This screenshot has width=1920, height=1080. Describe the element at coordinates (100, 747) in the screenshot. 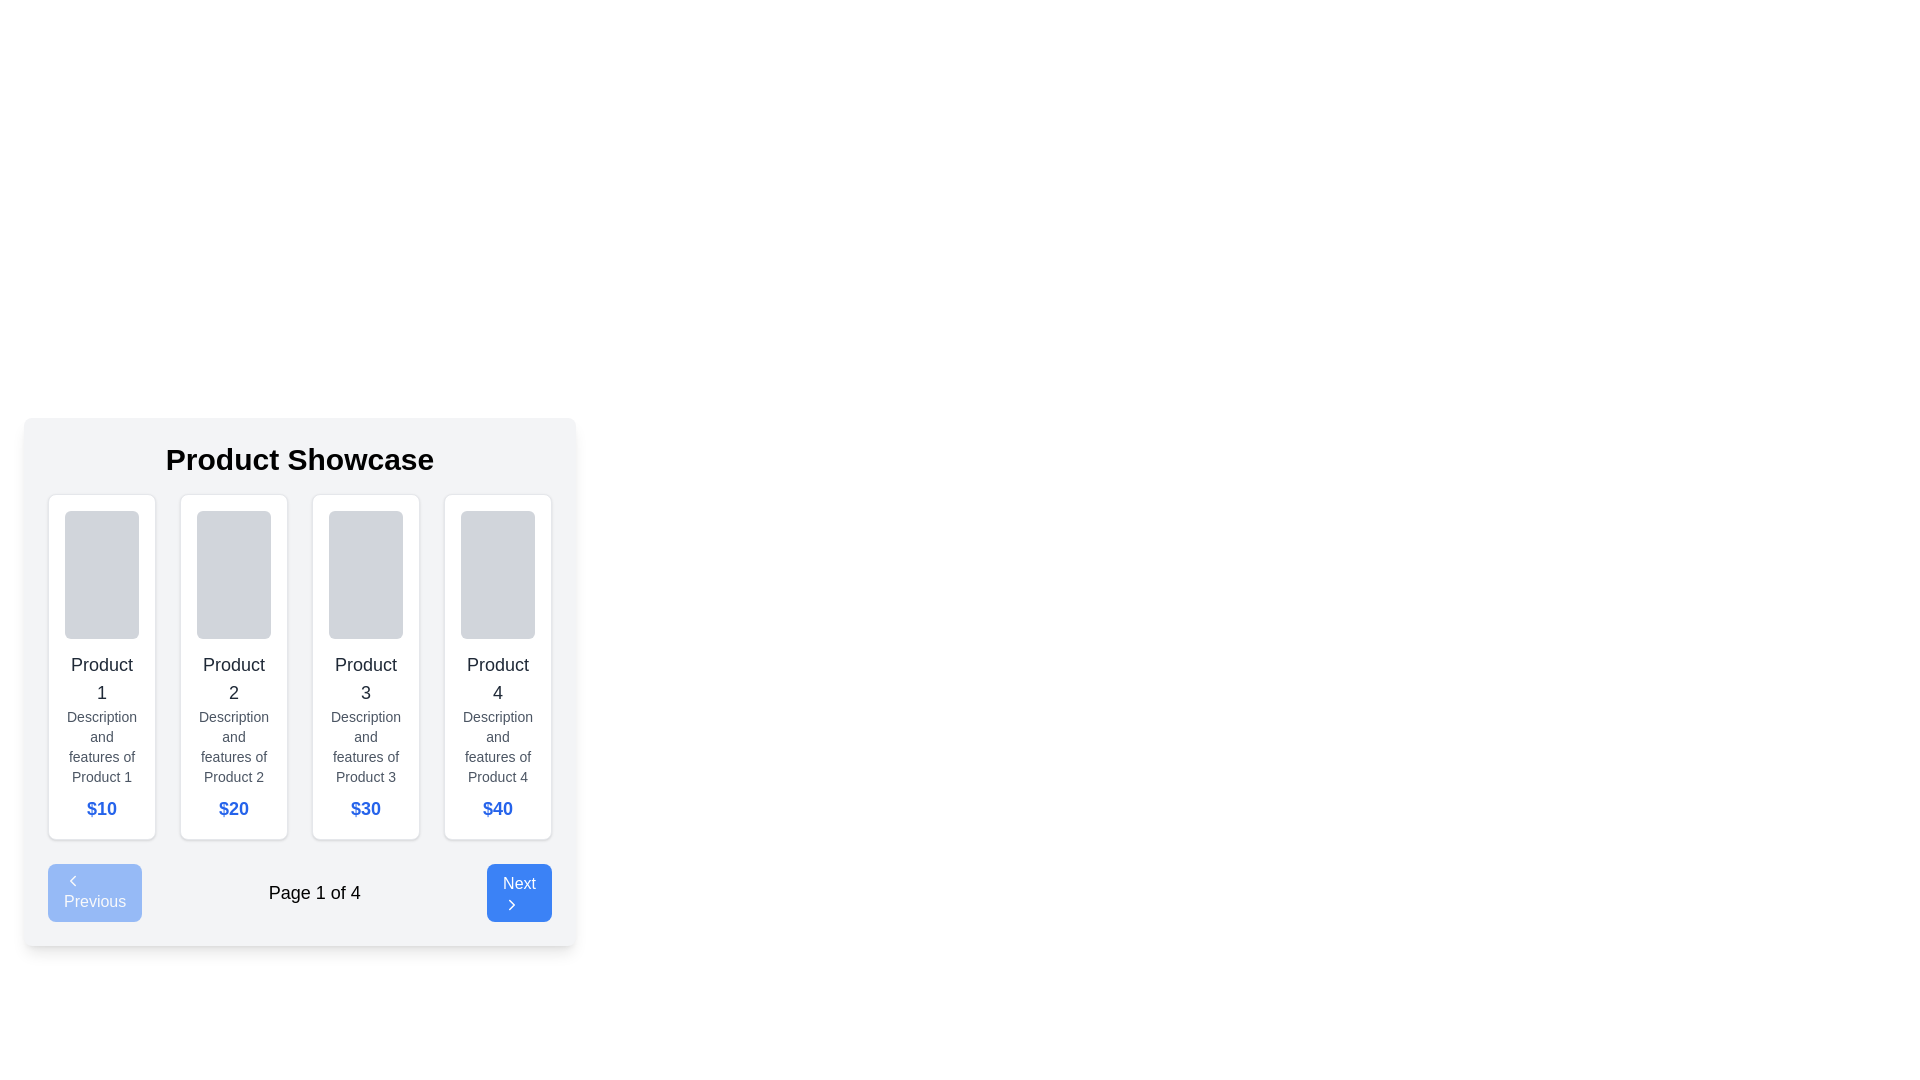

I see `the text block styled with small, gray-colored font that displays 'Description and features of Product 1', located below the title 'Product 1' and above the price label within the product card for 'Product 1'` at that location.